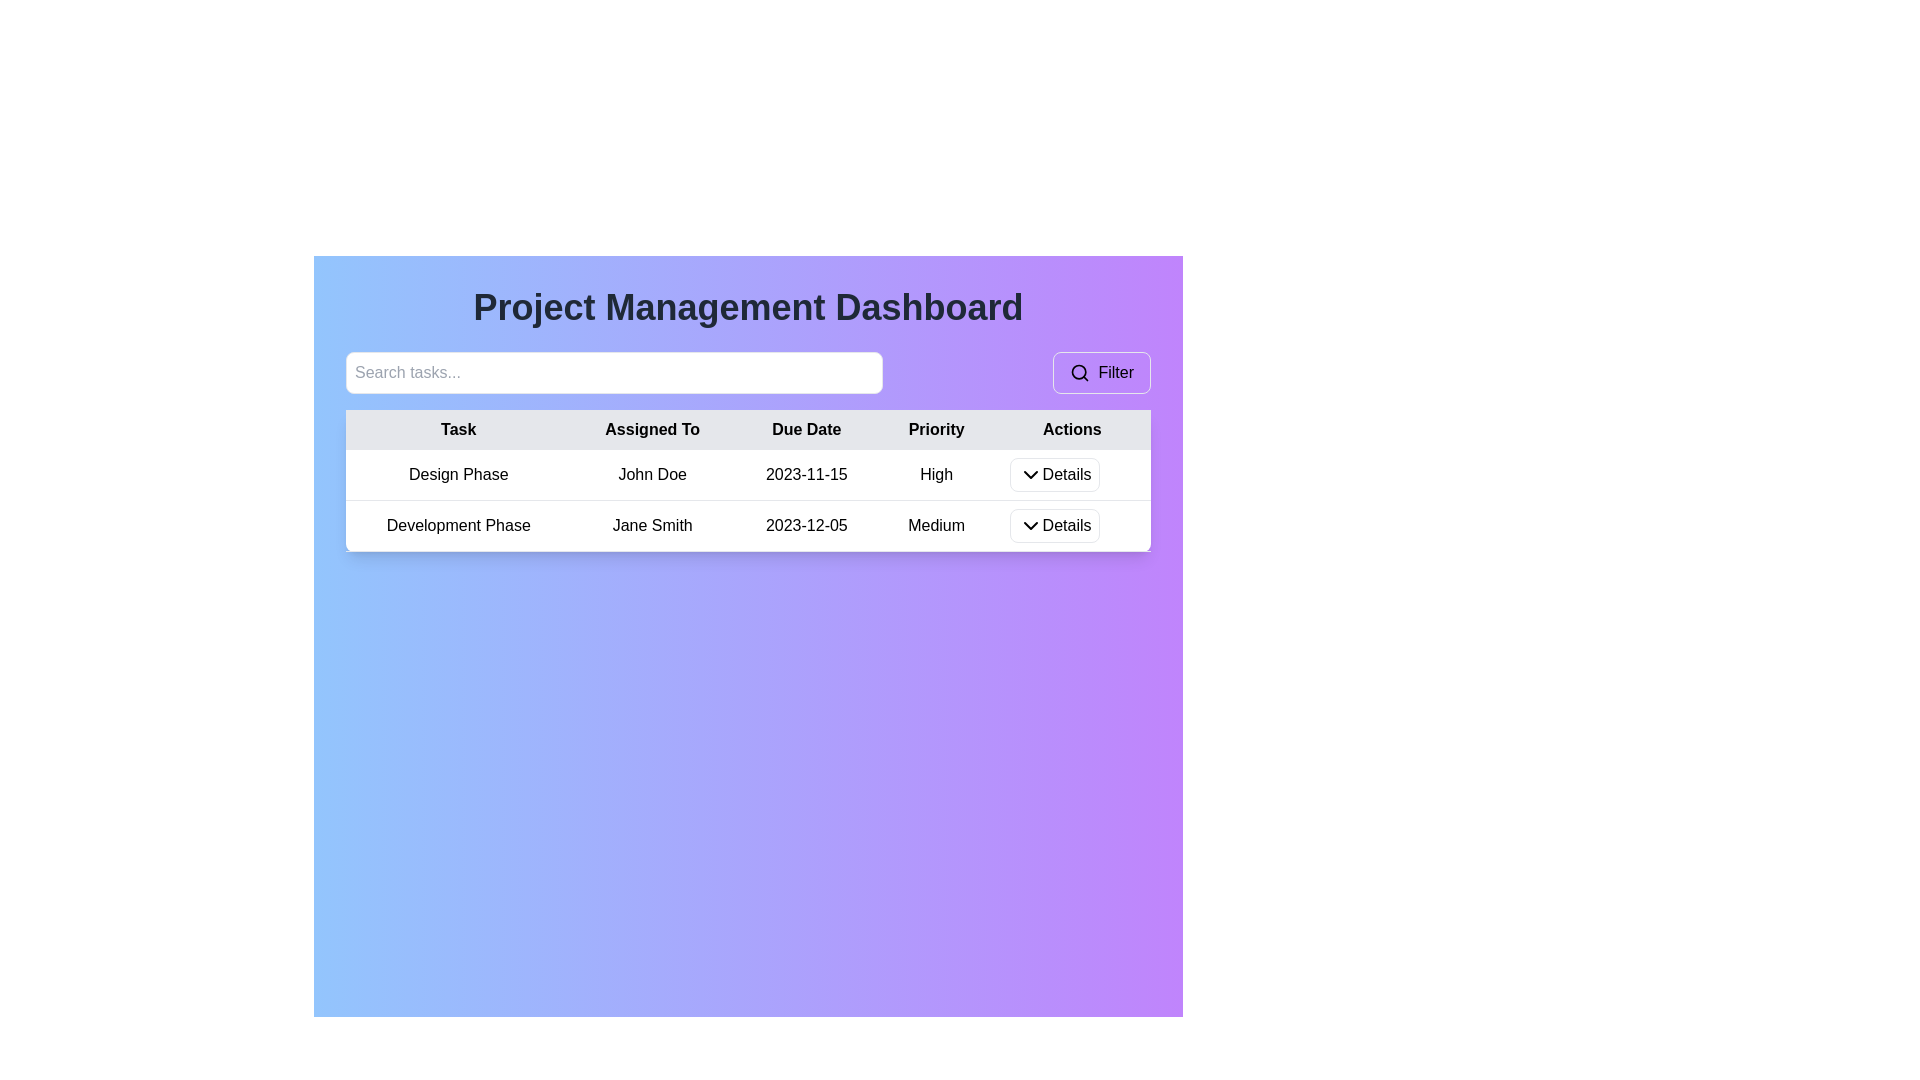 This screenshot has height=1080, width=1920. I want to click on the text label displaying the due date for 'Design Phase' assigned to 'John Doe' in the third column of the first row of the 'Project Management Dashboard' table, so click(806, 475).